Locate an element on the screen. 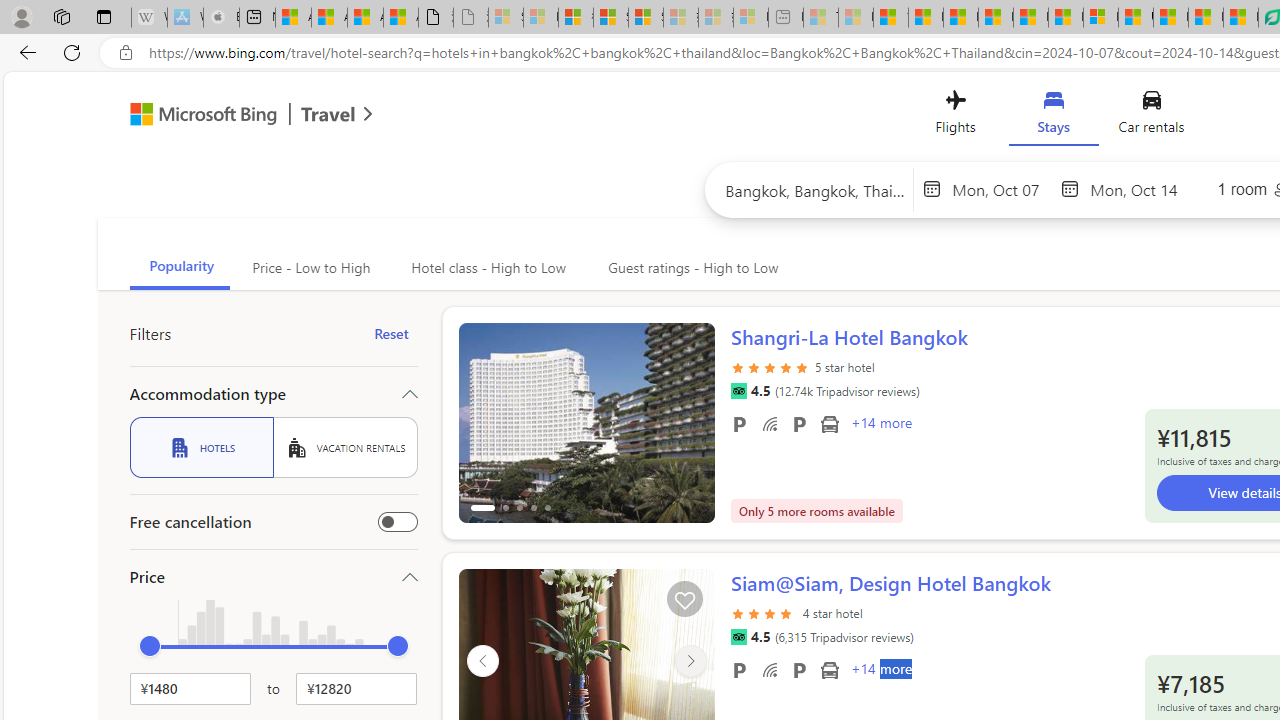  'Slide 1' is located at coordinates (585, 433).